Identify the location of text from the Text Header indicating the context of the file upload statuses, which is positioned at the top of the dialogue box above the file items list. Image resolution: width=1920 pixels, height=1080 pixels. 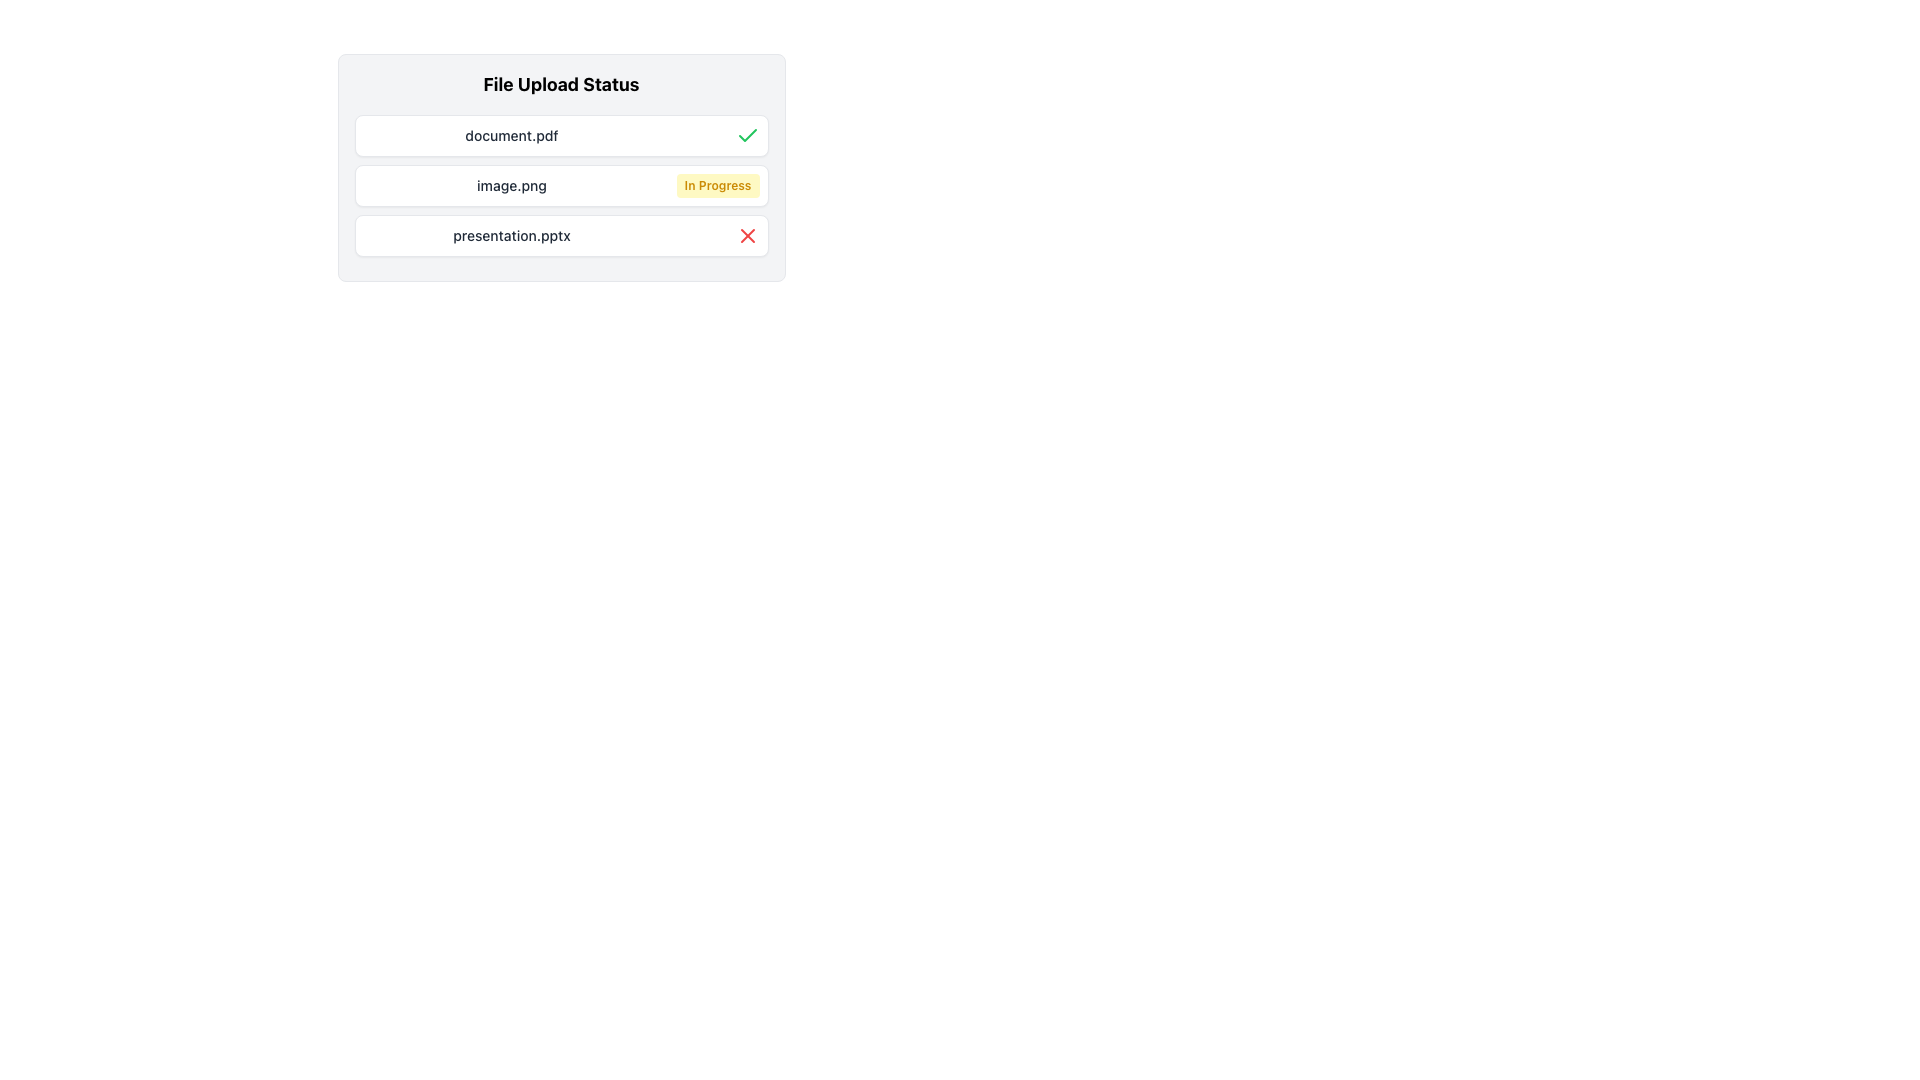
(560, 83).